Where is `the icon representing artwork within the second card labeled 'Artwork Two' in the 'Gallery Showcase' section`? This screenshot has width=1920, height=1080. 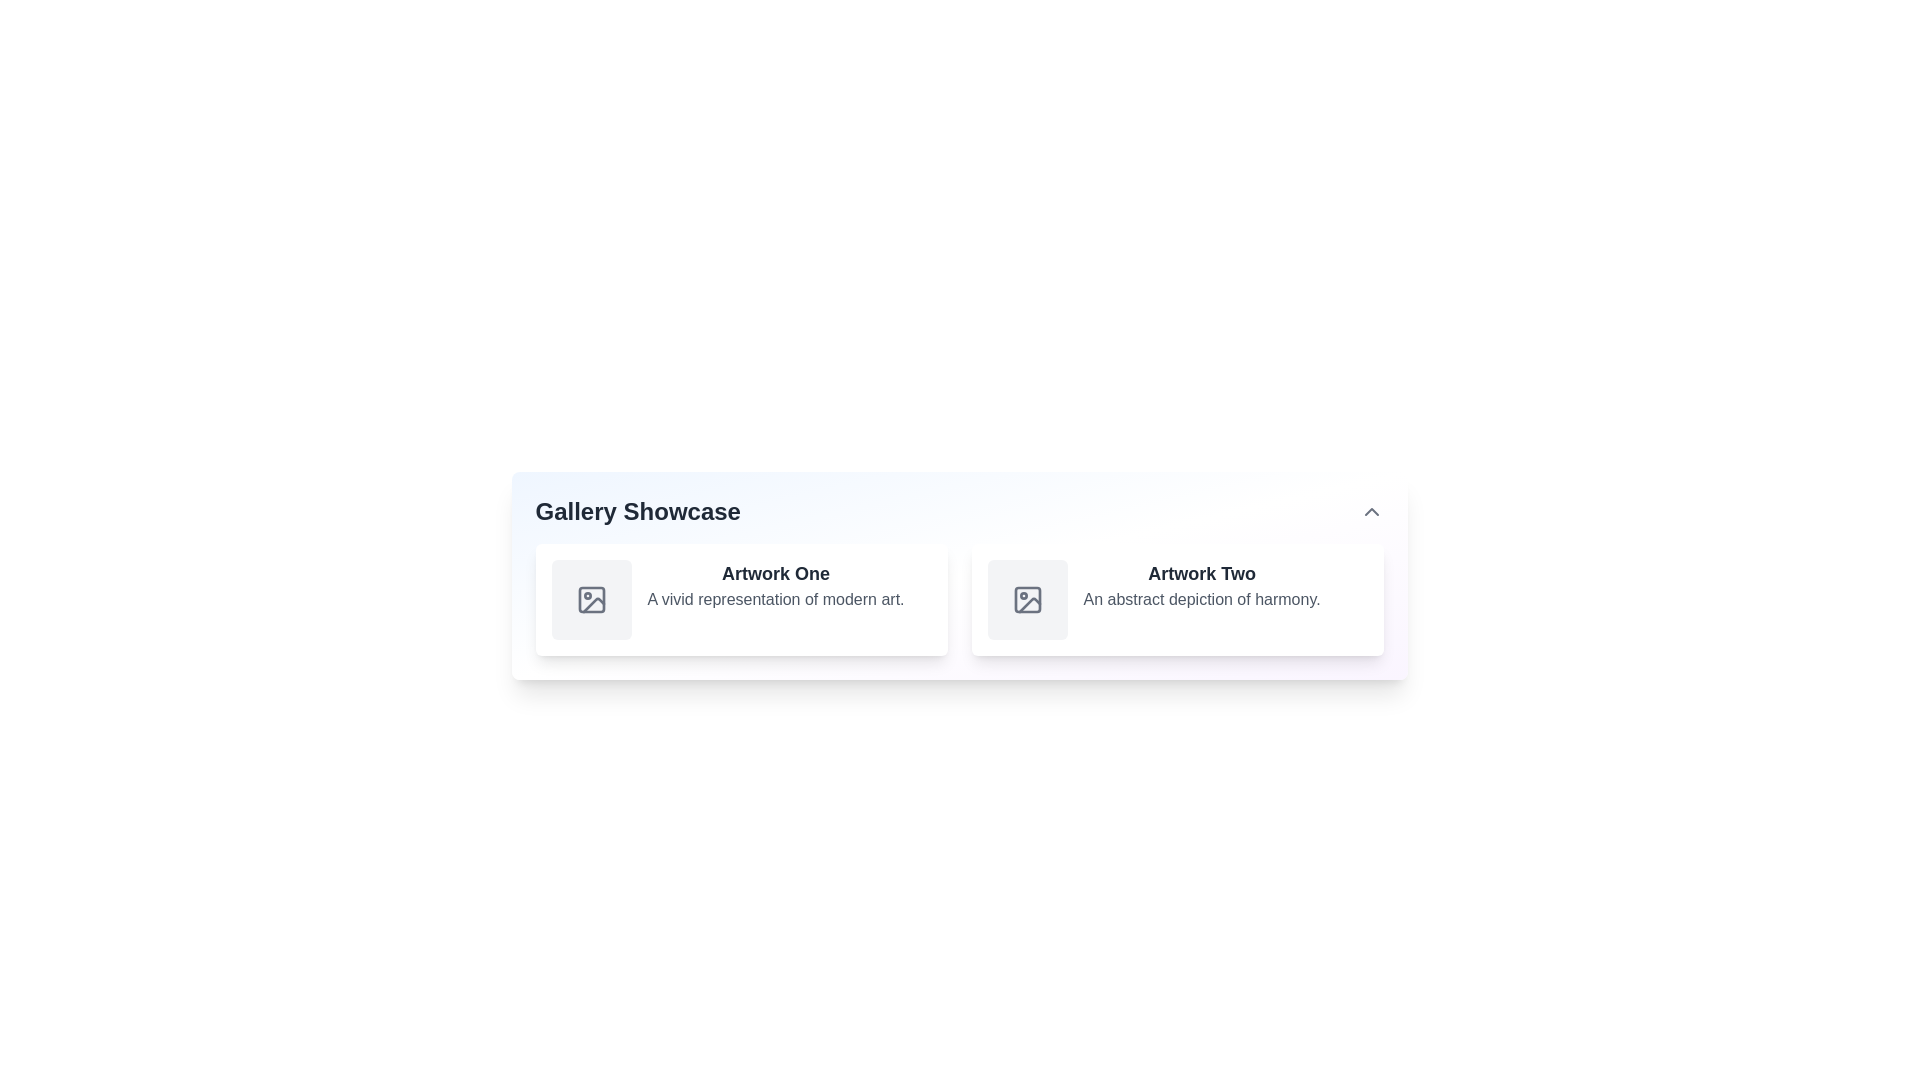 the icon representing artwork within the second card labeled 'Artwork Two' in the 'Gallery Showcase' section is located at coordinates (1027, 599).